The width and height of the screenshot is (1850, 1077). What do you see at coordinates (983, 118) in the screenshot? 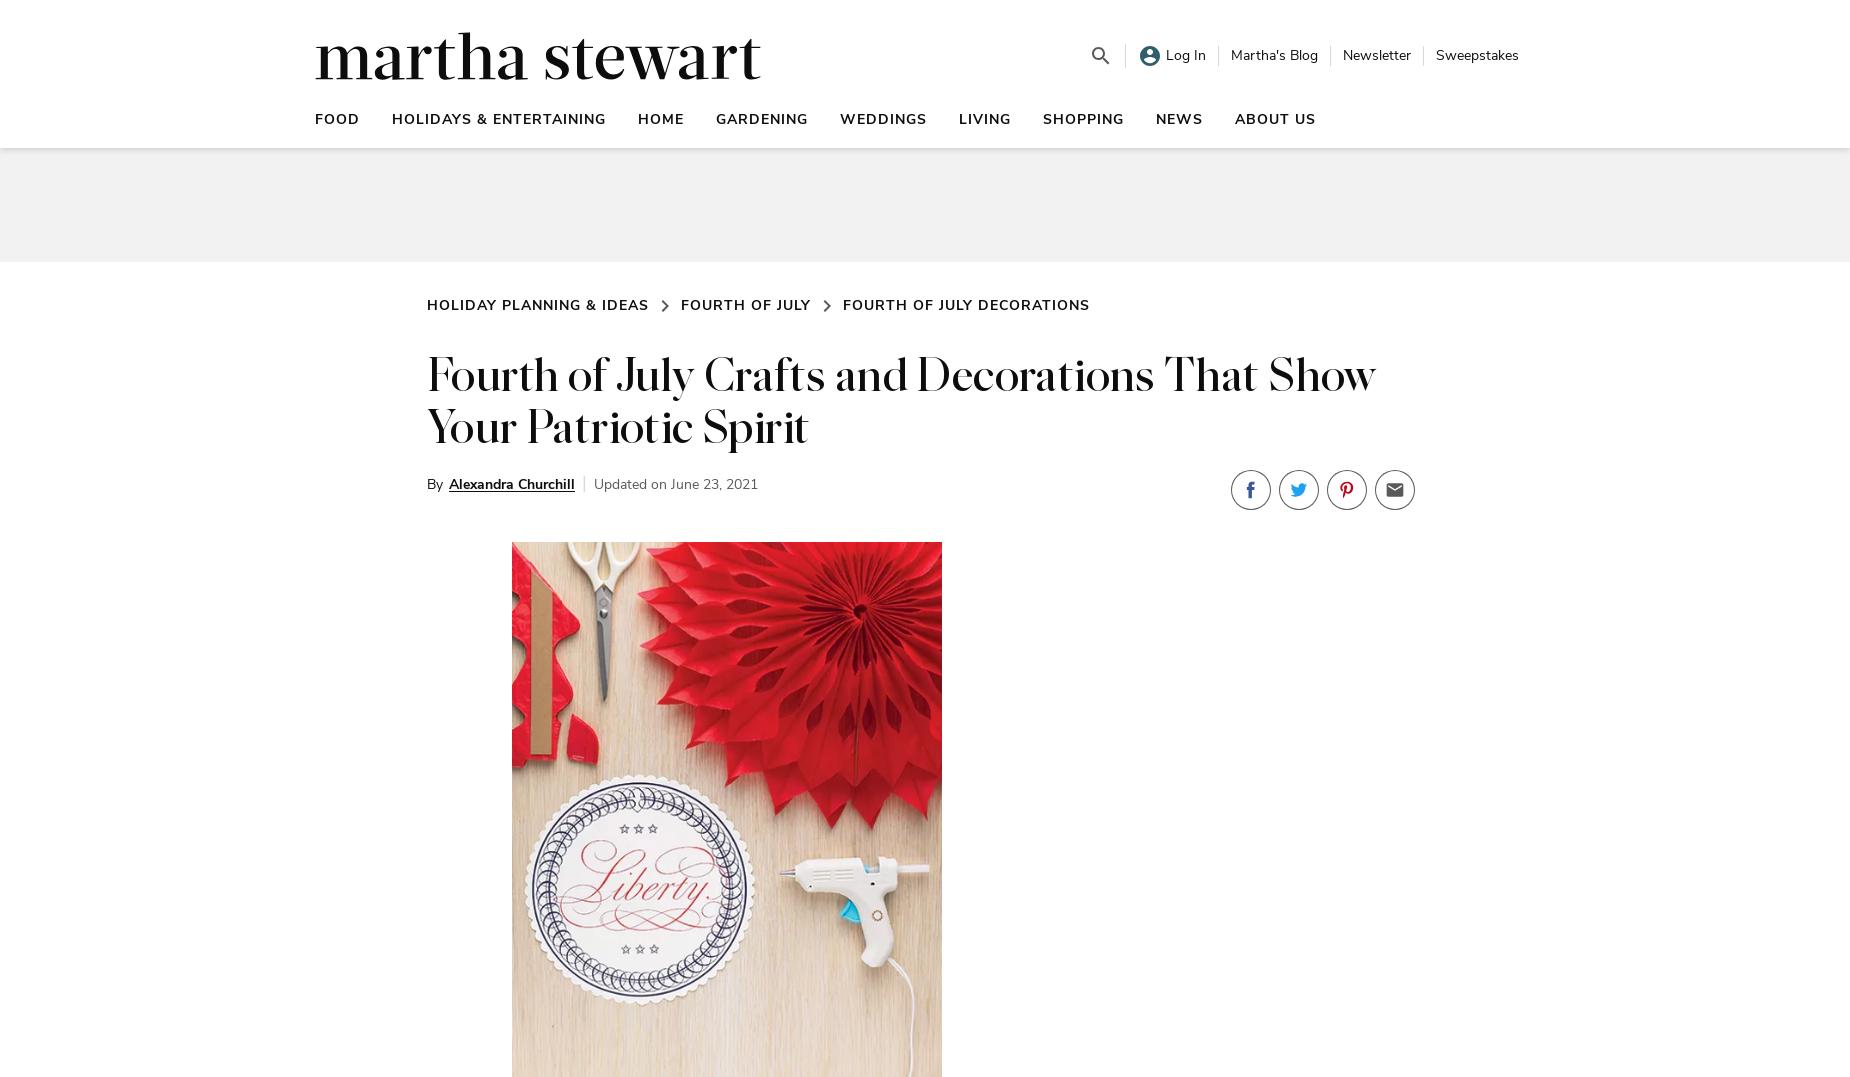
I see `'Living'` at bounding box center [983, 118].